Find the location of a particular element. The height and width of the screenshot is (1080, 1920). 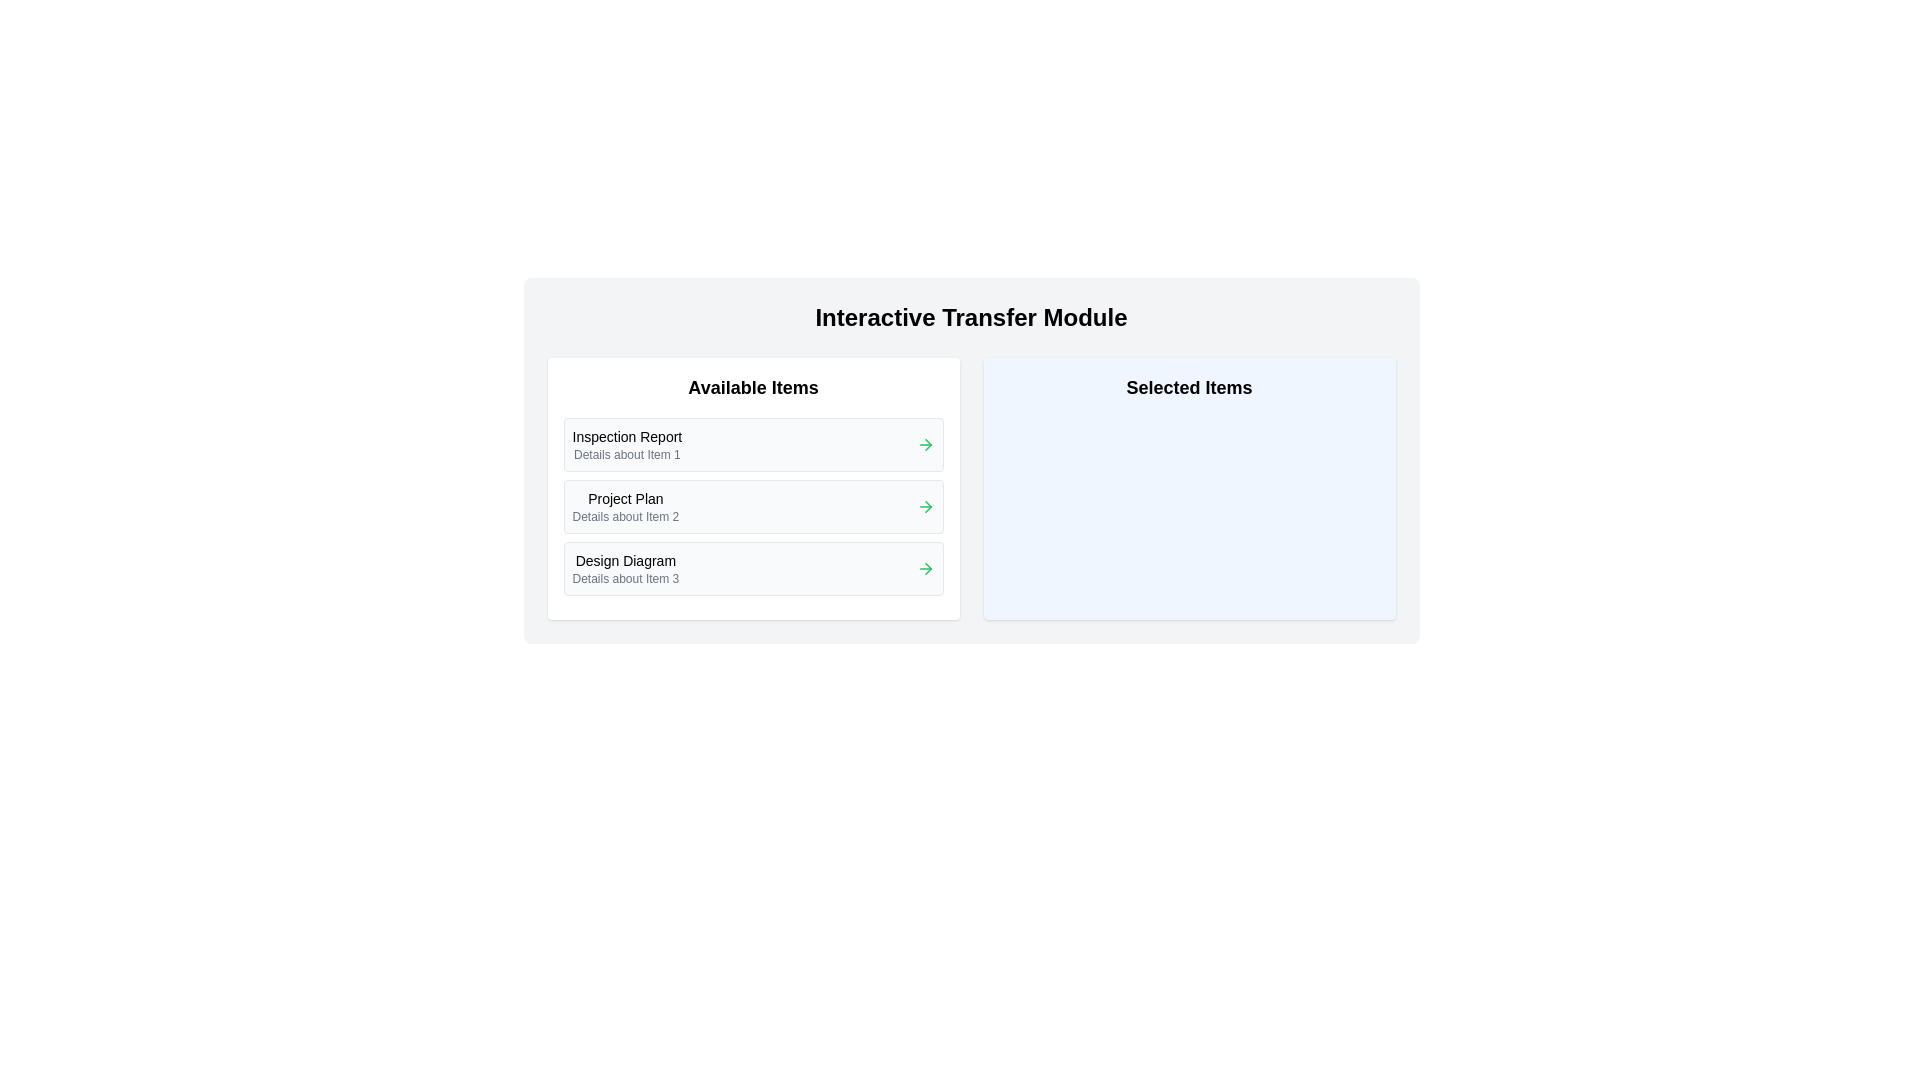

the first list item labeled 'Inspection Report' is located at coordinates (752, 443).